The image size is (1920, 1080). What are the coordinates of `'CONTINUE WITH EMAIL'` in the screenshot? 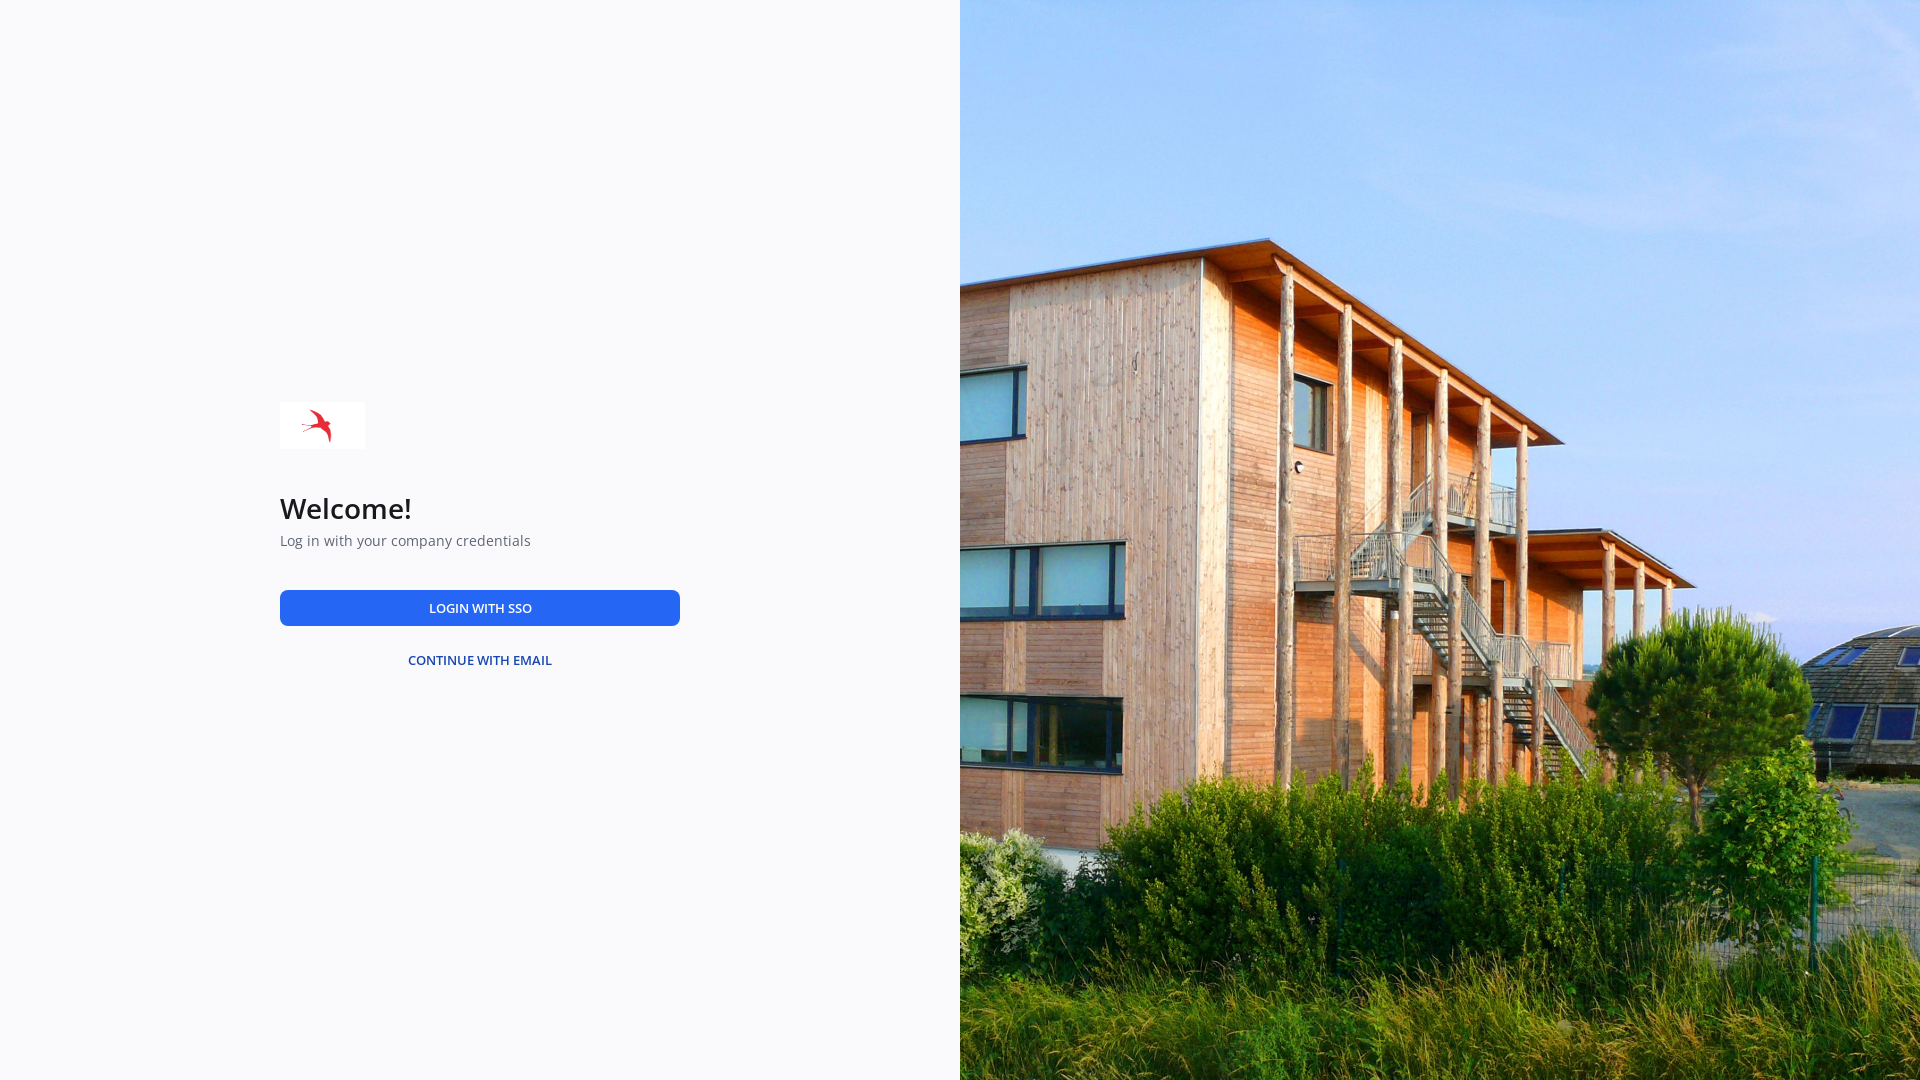 It's located at (278, 659).